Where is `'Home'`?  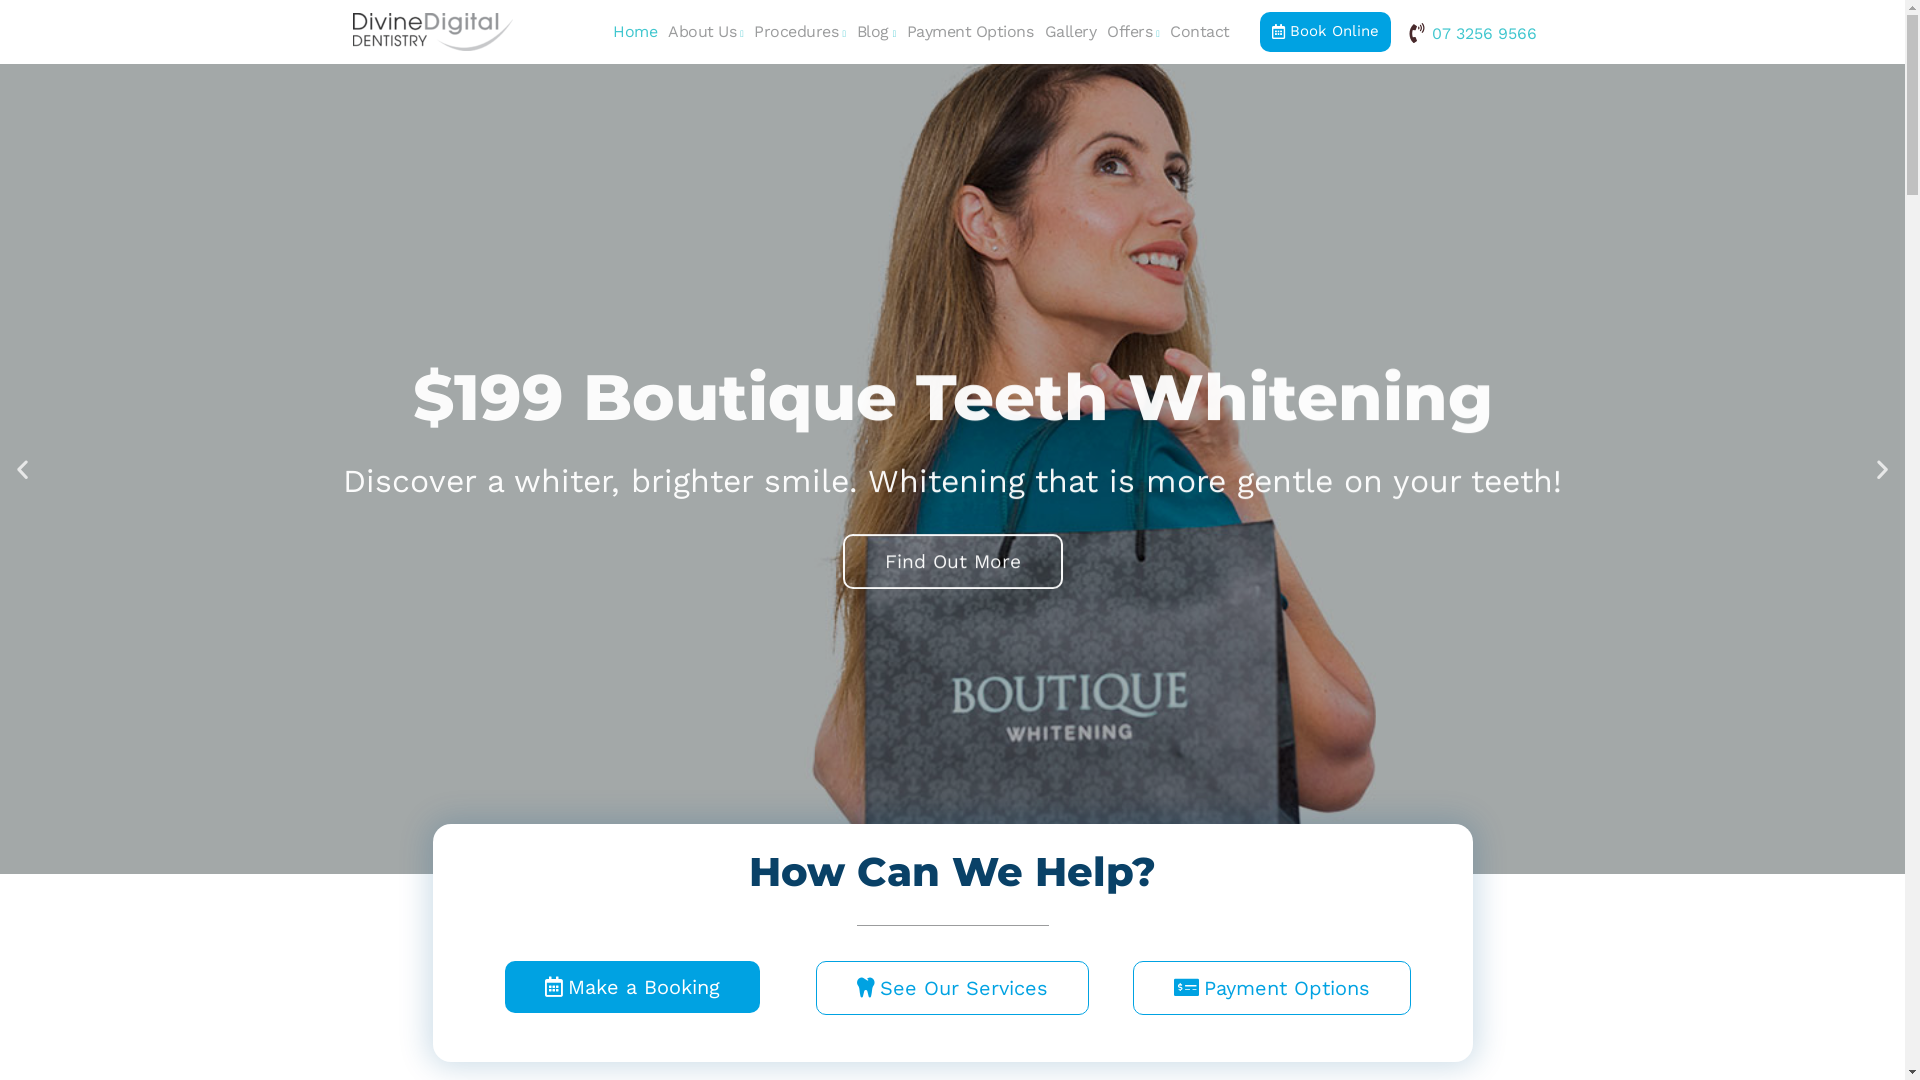 'Home' is located at coordinates (633, 31).